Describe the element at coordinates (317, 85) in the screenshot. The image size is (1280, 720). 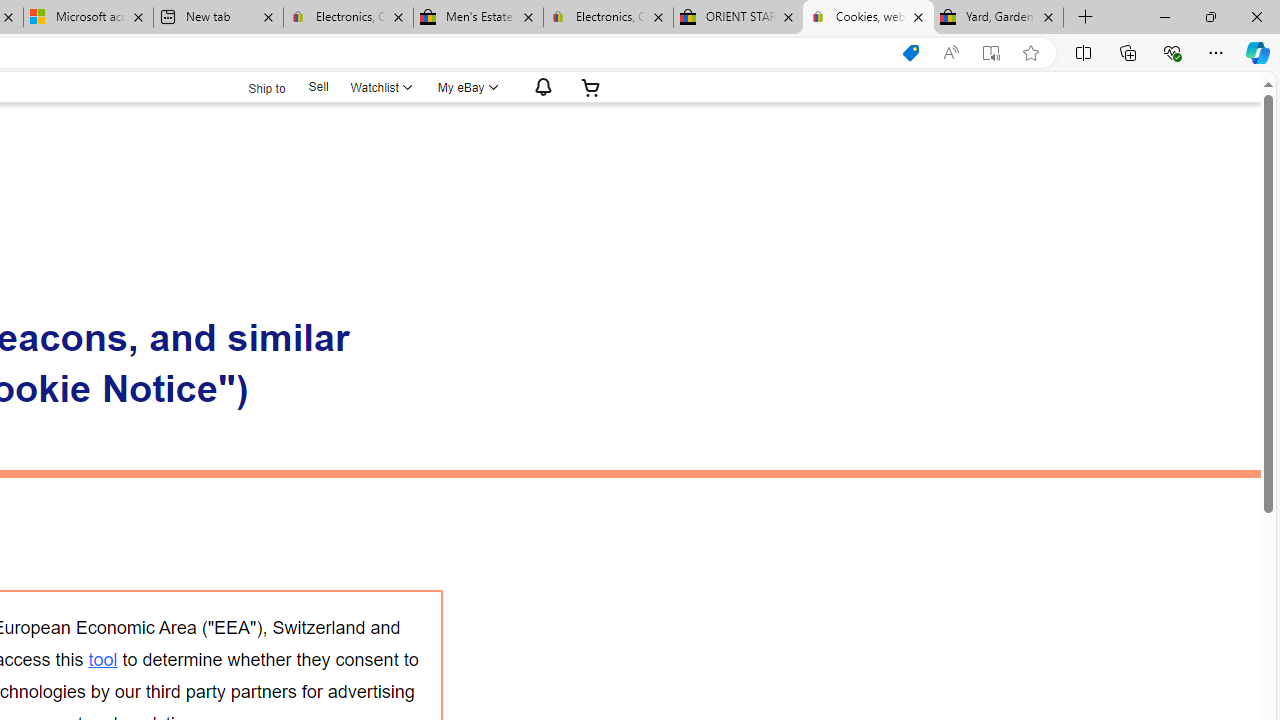
I see `'Sell'` at that location.